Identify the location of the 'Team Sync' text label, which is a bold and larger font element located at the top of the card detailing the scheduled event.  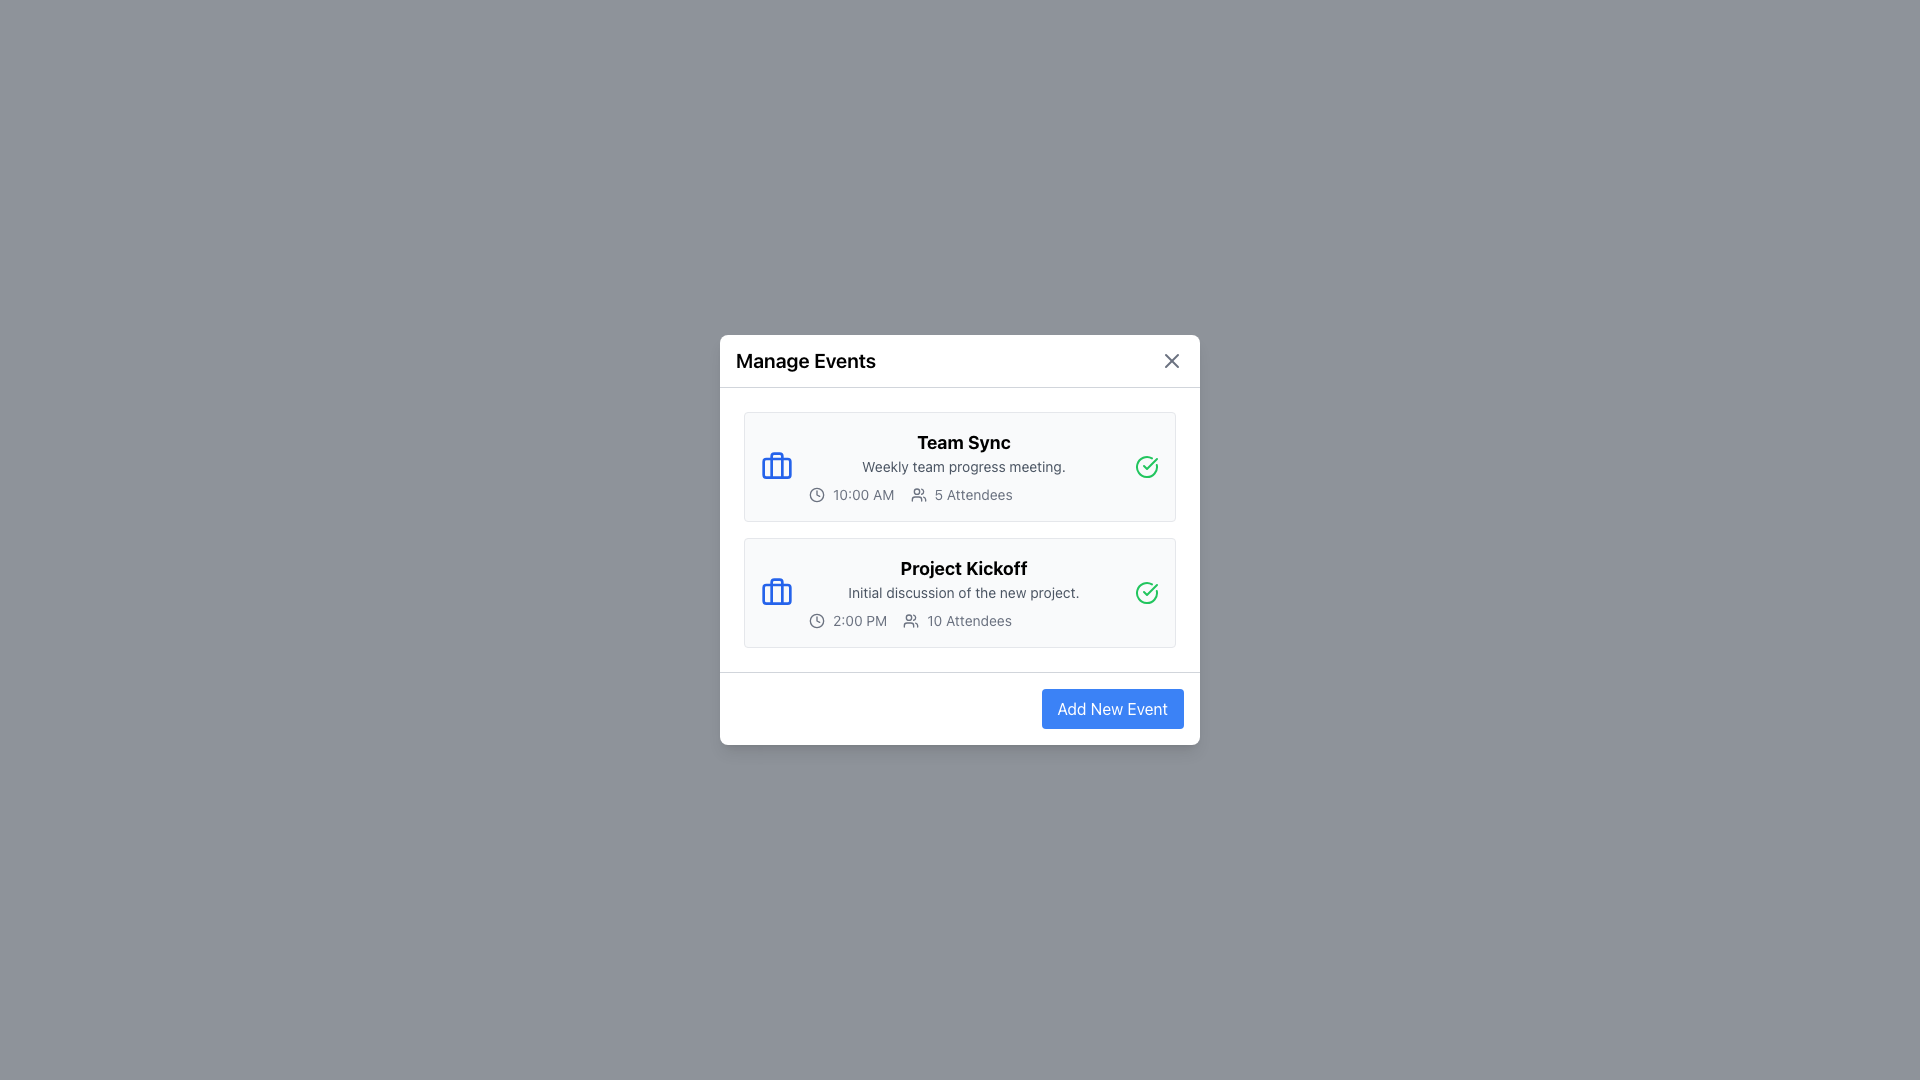
(964, 442).